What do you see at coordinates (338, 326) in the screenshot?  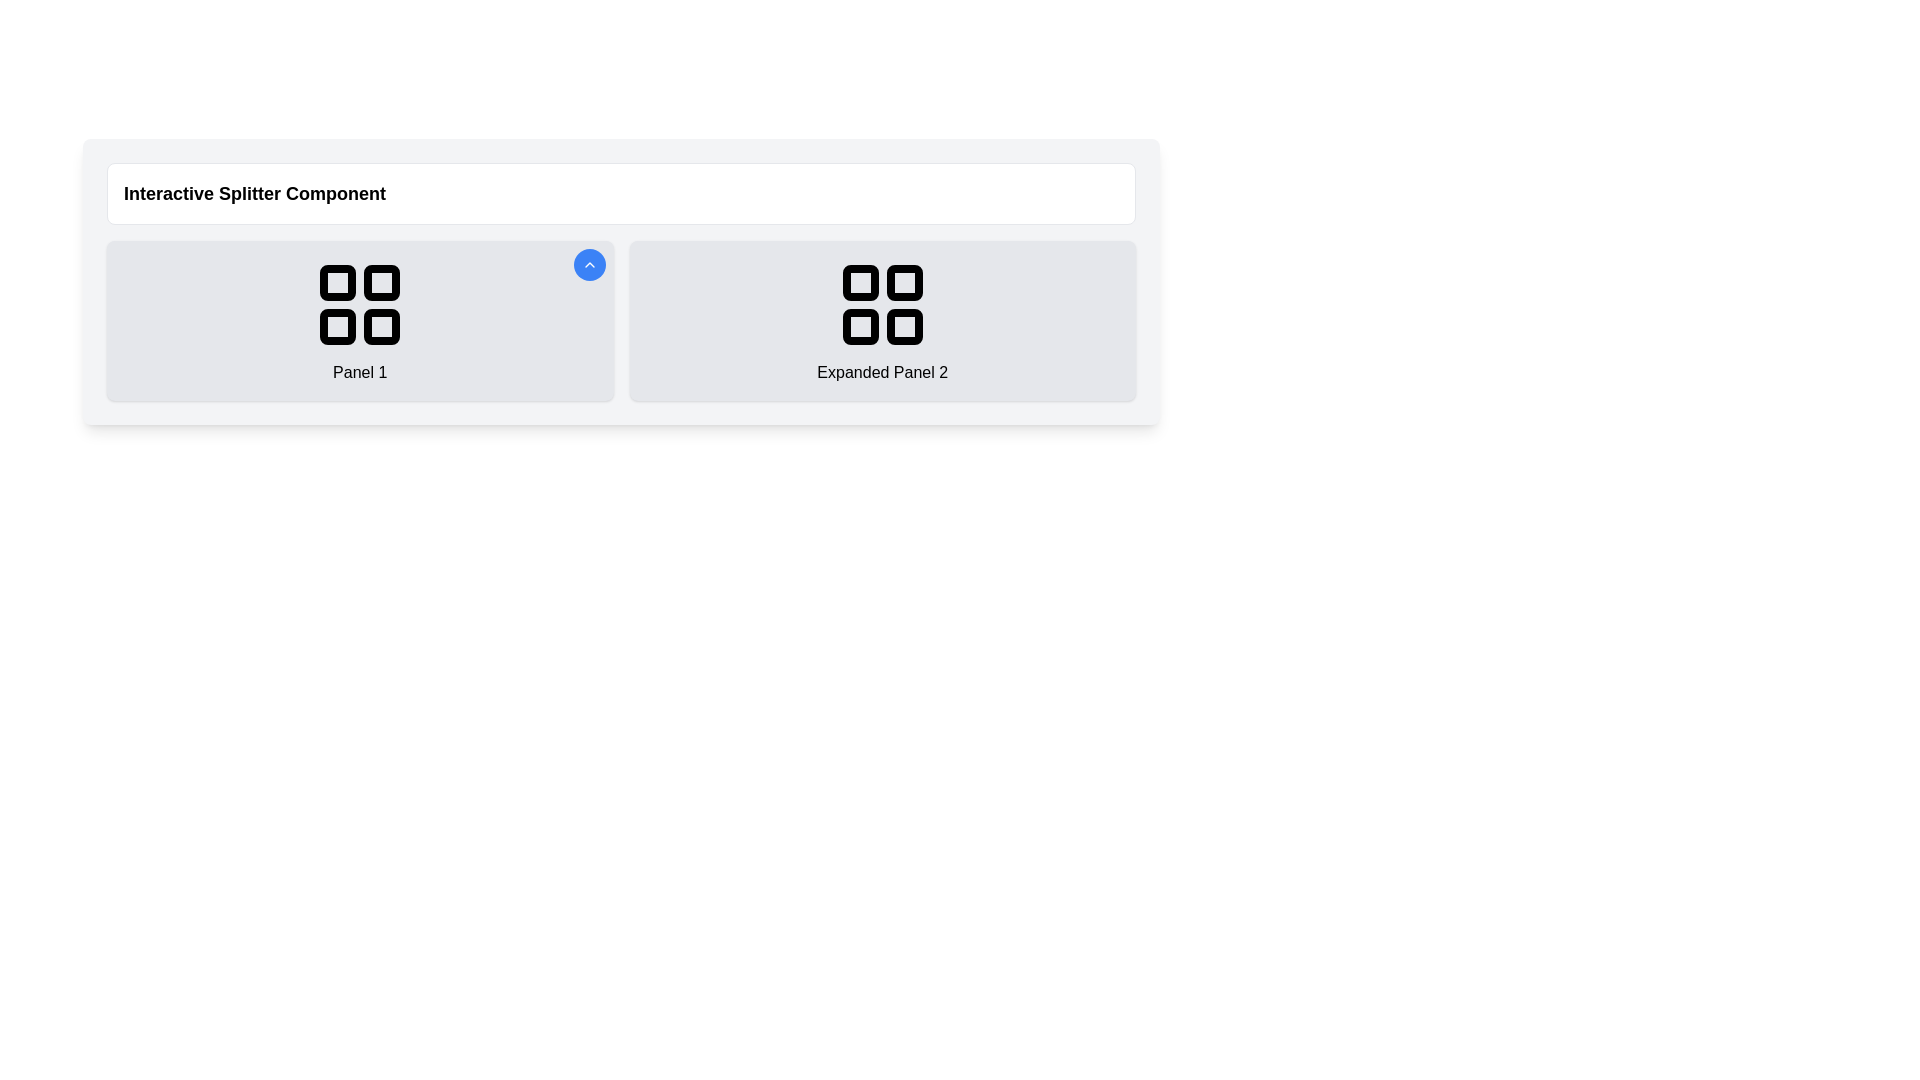 I see `the Decorative grid cell located in the bottom-left position of the 2x2 grid layout with a light gray fill and a black border` at bounding box center [338, 326].